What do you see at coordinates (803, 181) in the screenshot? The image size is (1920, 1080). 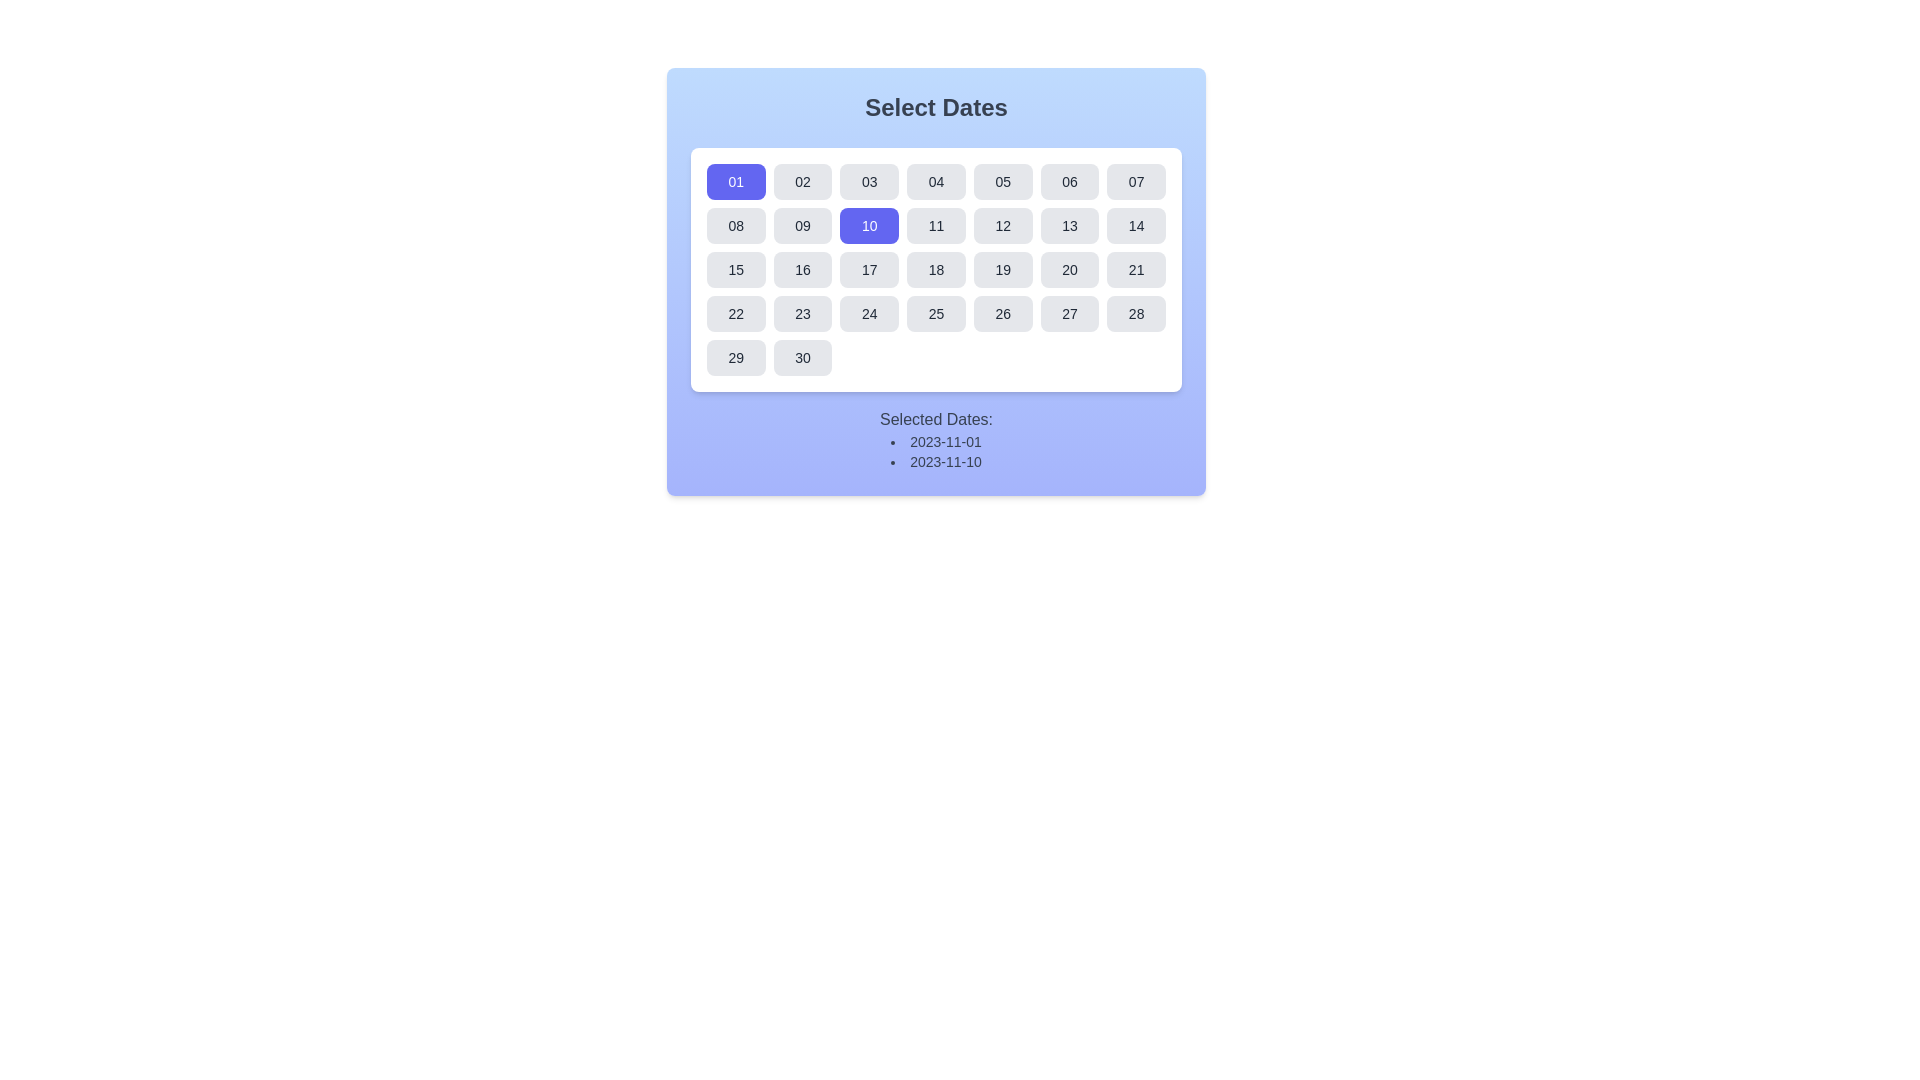 I see `the second selectable date button in the calendar interface` at bounding box center [803, 181].